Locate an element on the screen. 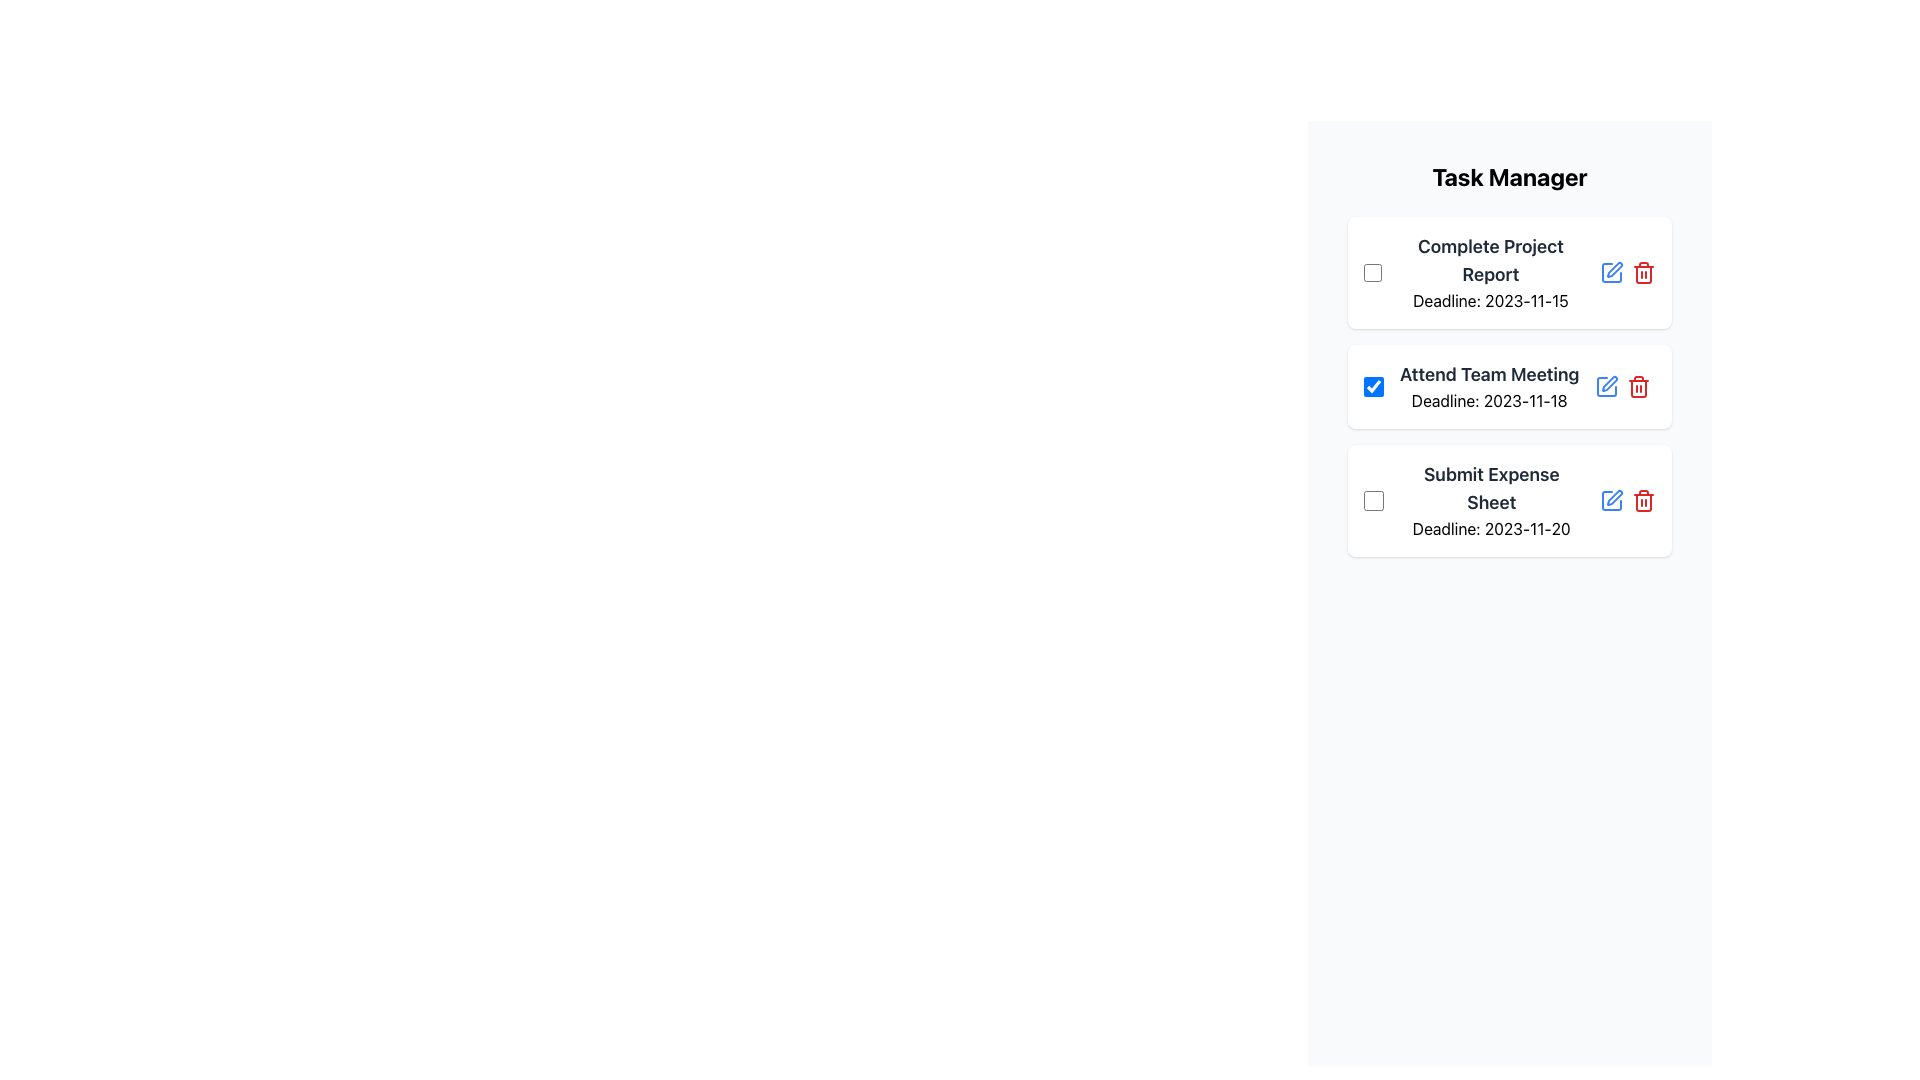  title text of the second task entry located above the deadline text 'Deadline: 2023-11-18' is located at coordinates (1489, 374).